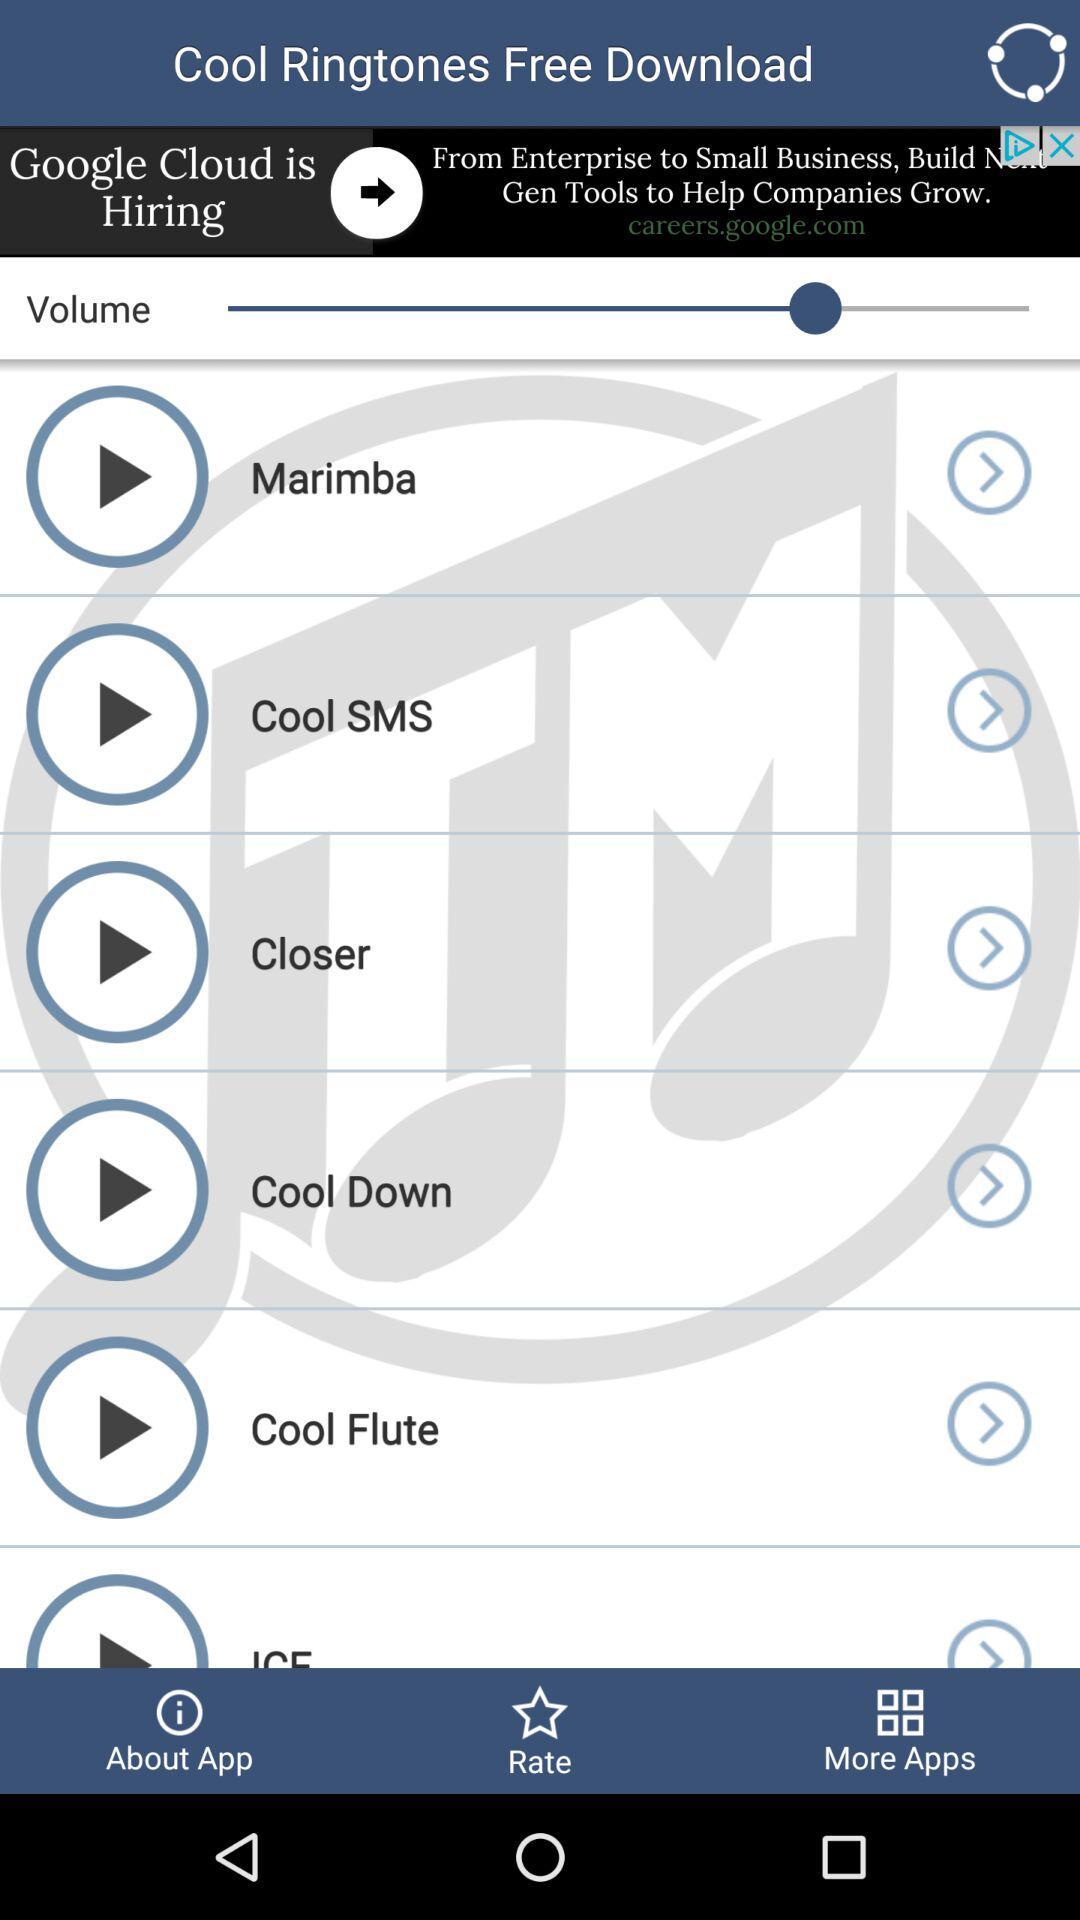  Describe the element at coordinates (987, 1426) in the screenshot. I see `change ringtone` at that location.